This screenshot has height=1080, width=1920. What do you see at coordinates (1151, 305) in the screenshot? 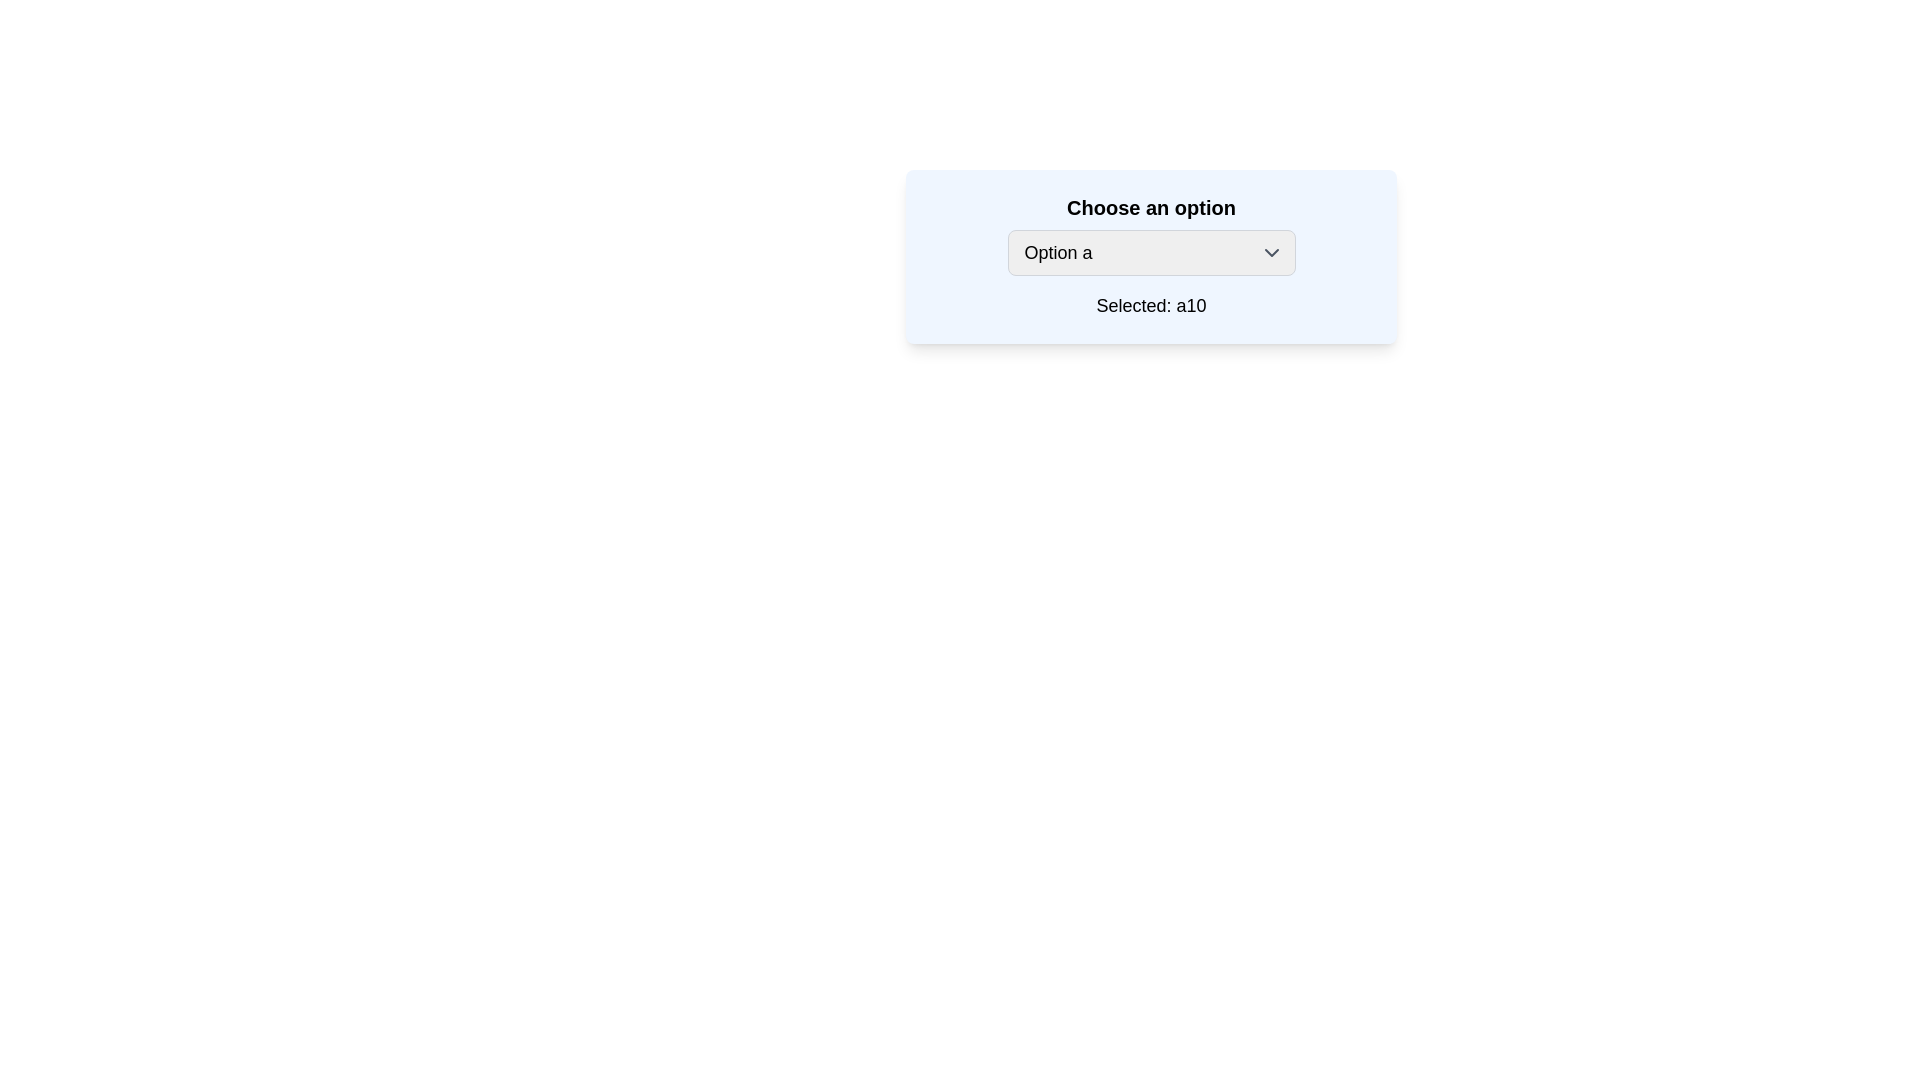
I see `the Text display element that informs users about the currently selected option 'a10', located below the dropdown menu titled 'Choose an option'` at bounding box center [1151, 305].